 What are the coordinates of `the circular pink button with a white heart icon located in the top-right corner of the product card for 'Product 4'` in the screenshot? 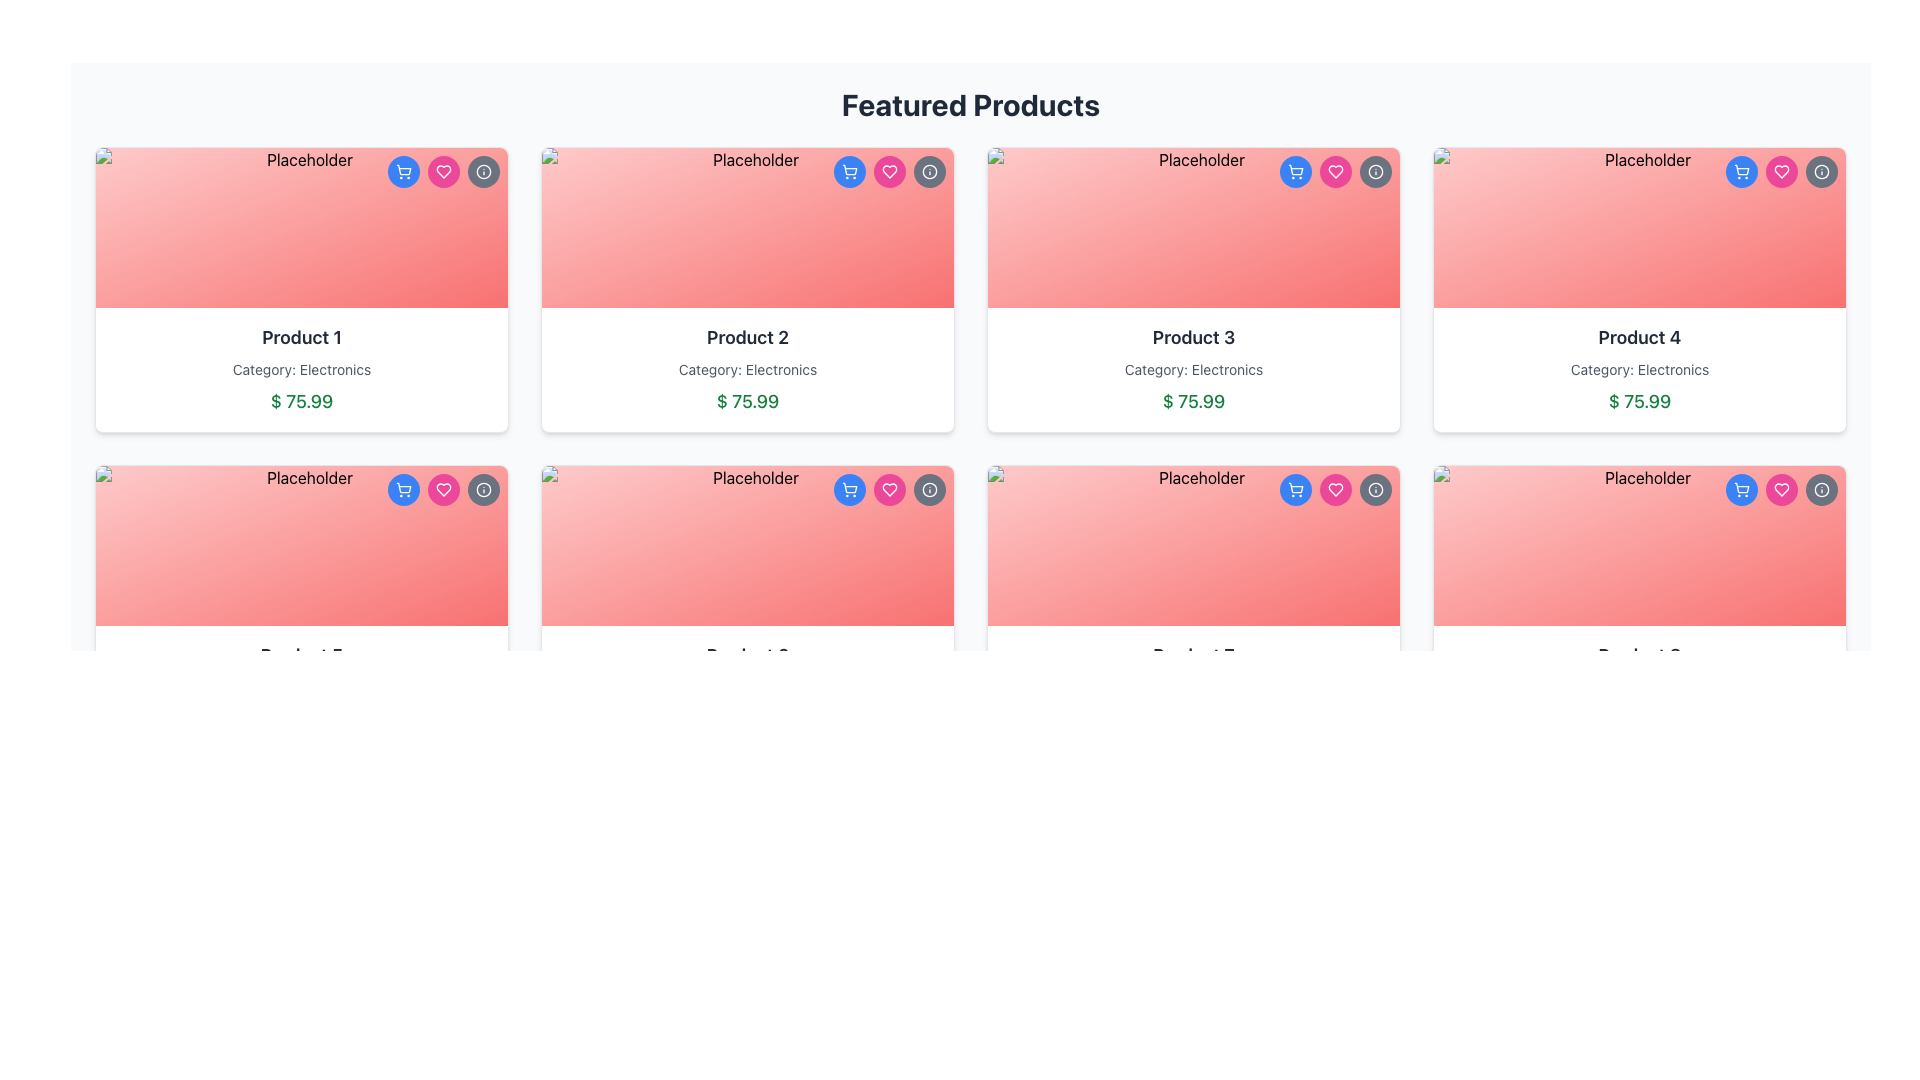 It's located at (1781, 171).